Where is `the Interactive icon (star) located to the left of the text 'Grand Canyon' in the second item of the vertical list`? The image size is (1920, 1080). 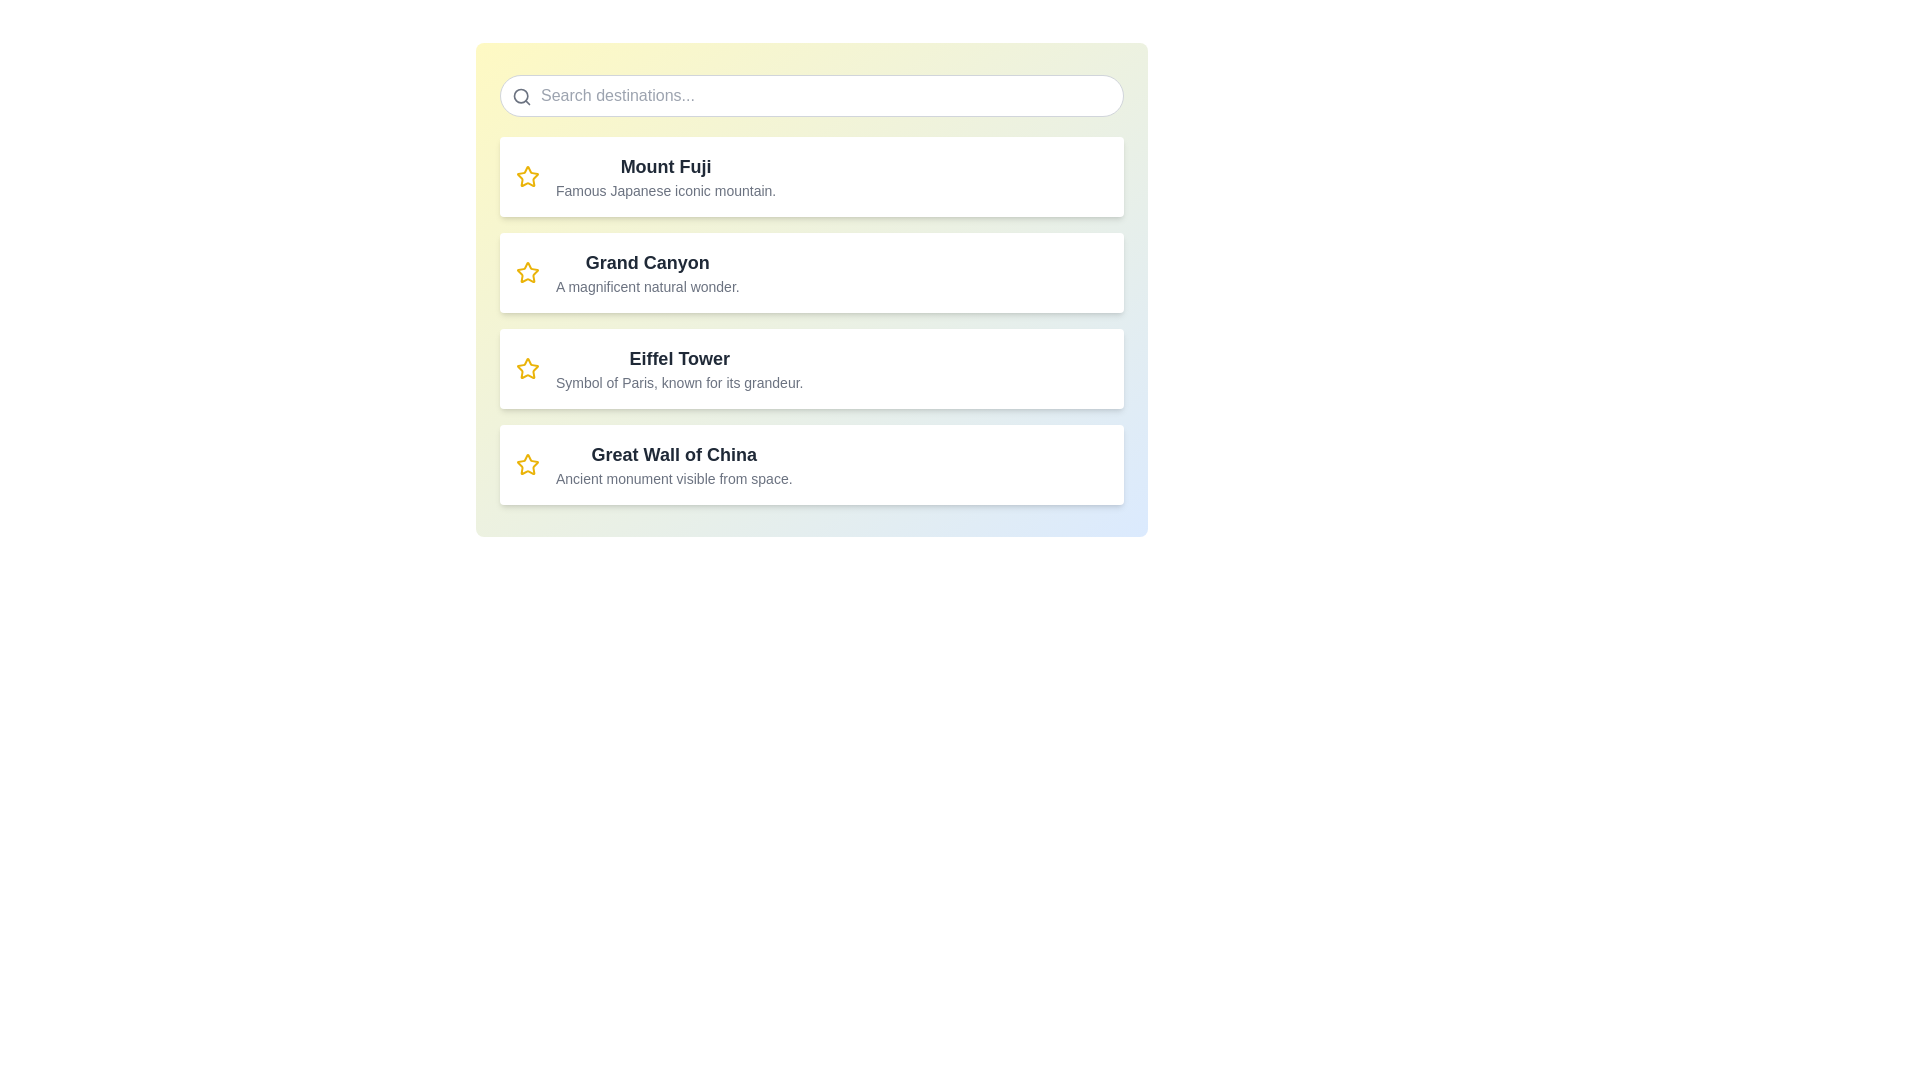 the Interactive icon (star) located to the left of the text 'Grand Canyon' in the second item of the vertical list is located at coordinates (528, 464).